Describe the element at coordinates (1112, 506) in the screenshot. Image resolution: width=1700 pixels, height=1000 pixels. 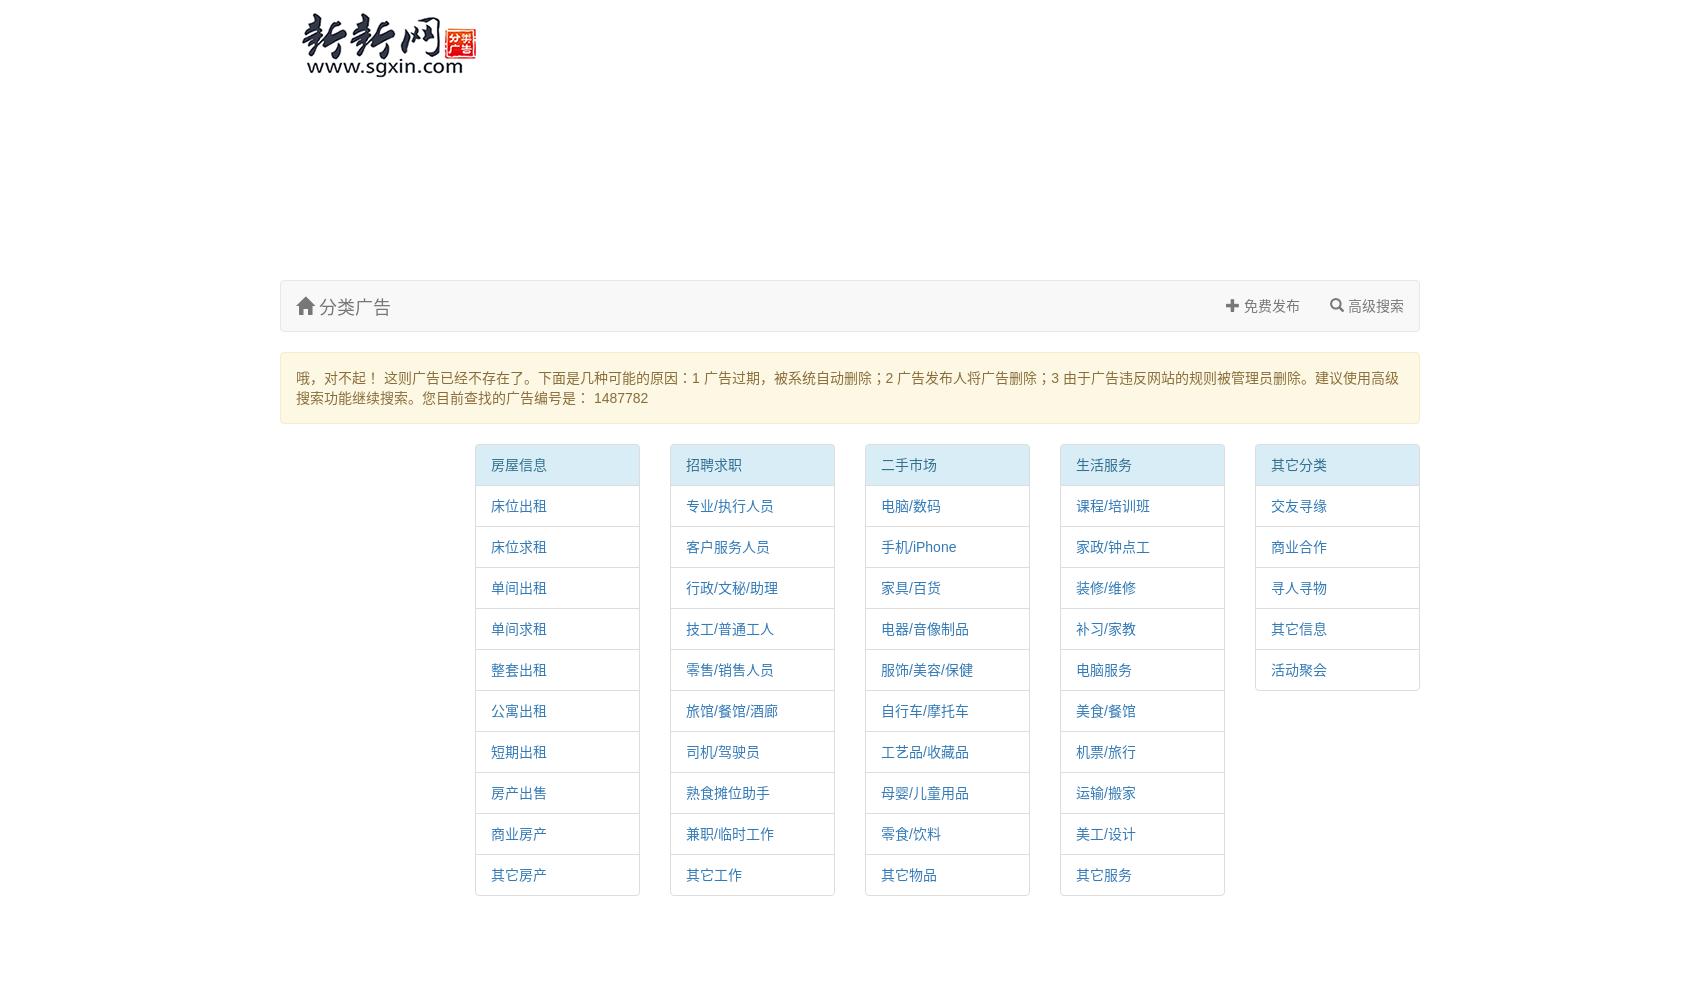
I see `'课程/培训班'` at that location.